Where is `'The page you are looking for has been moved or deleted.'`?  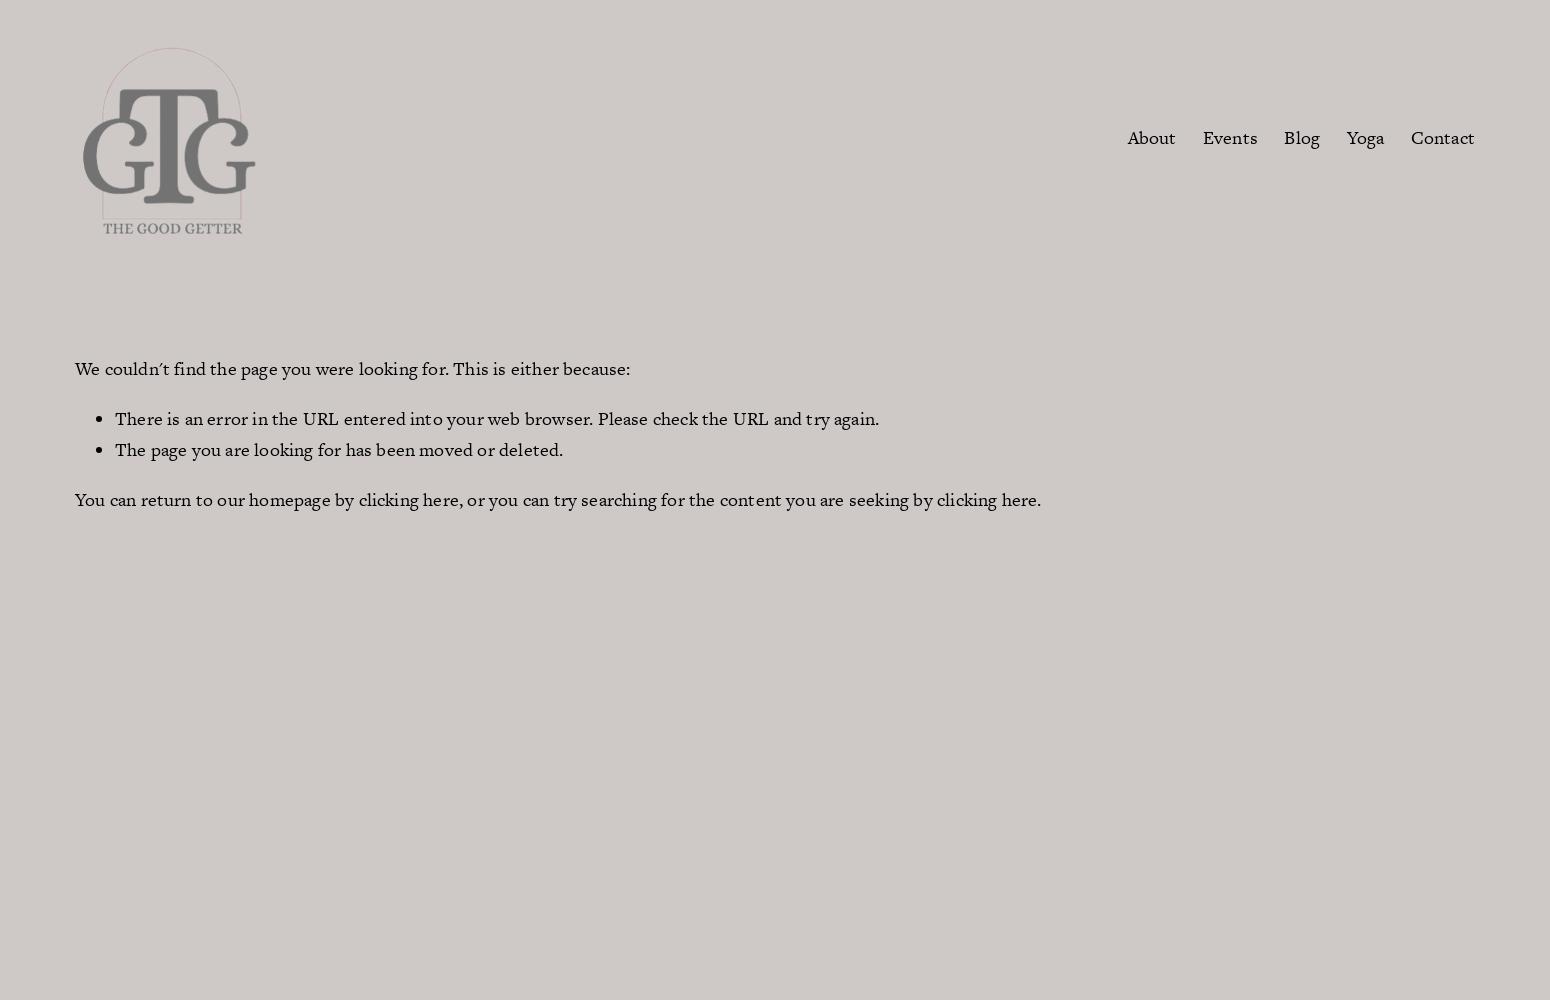 'The page you are looking for has been moved or deleted.' is located at coordinates (337, 447).